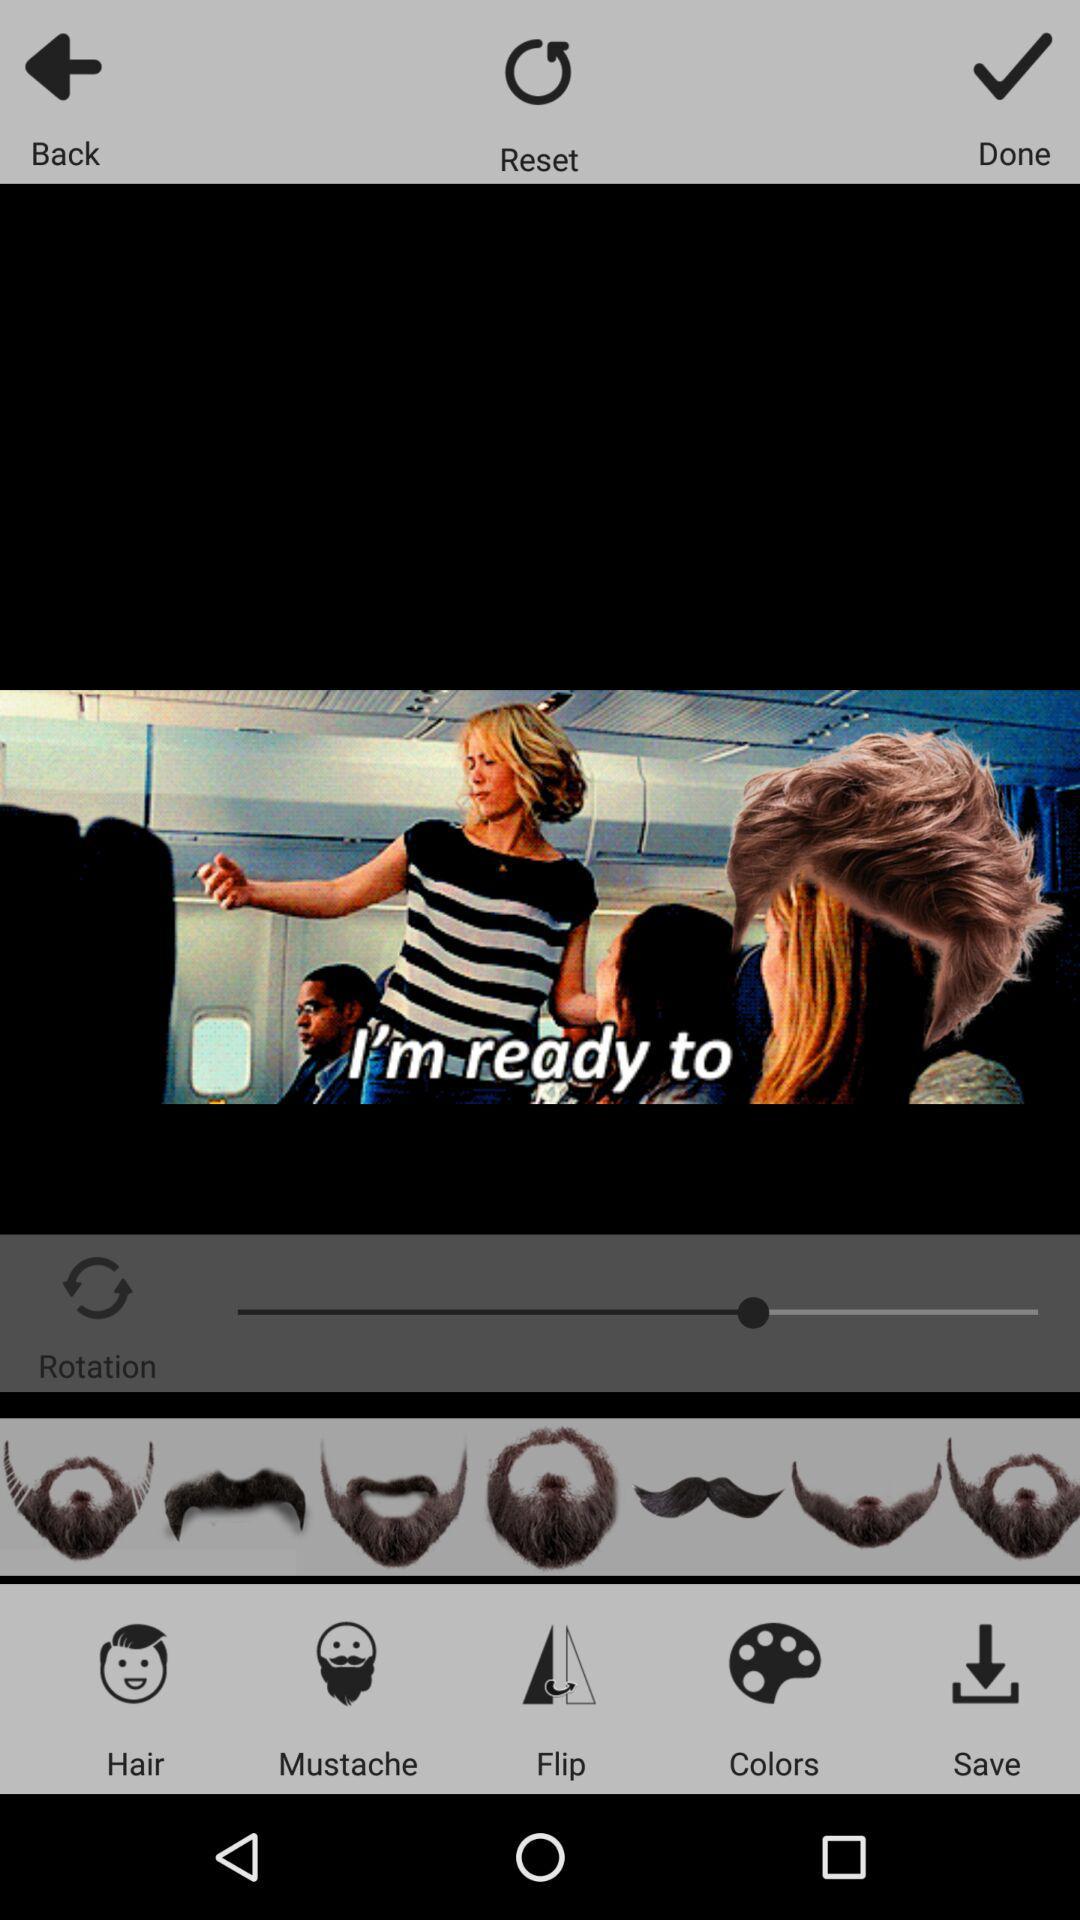 The width and height of the screenshot is (1080, 1920). Describe the element at coordinates (773, 1662) in the screenshot. I see `the emoji icon` at that location.